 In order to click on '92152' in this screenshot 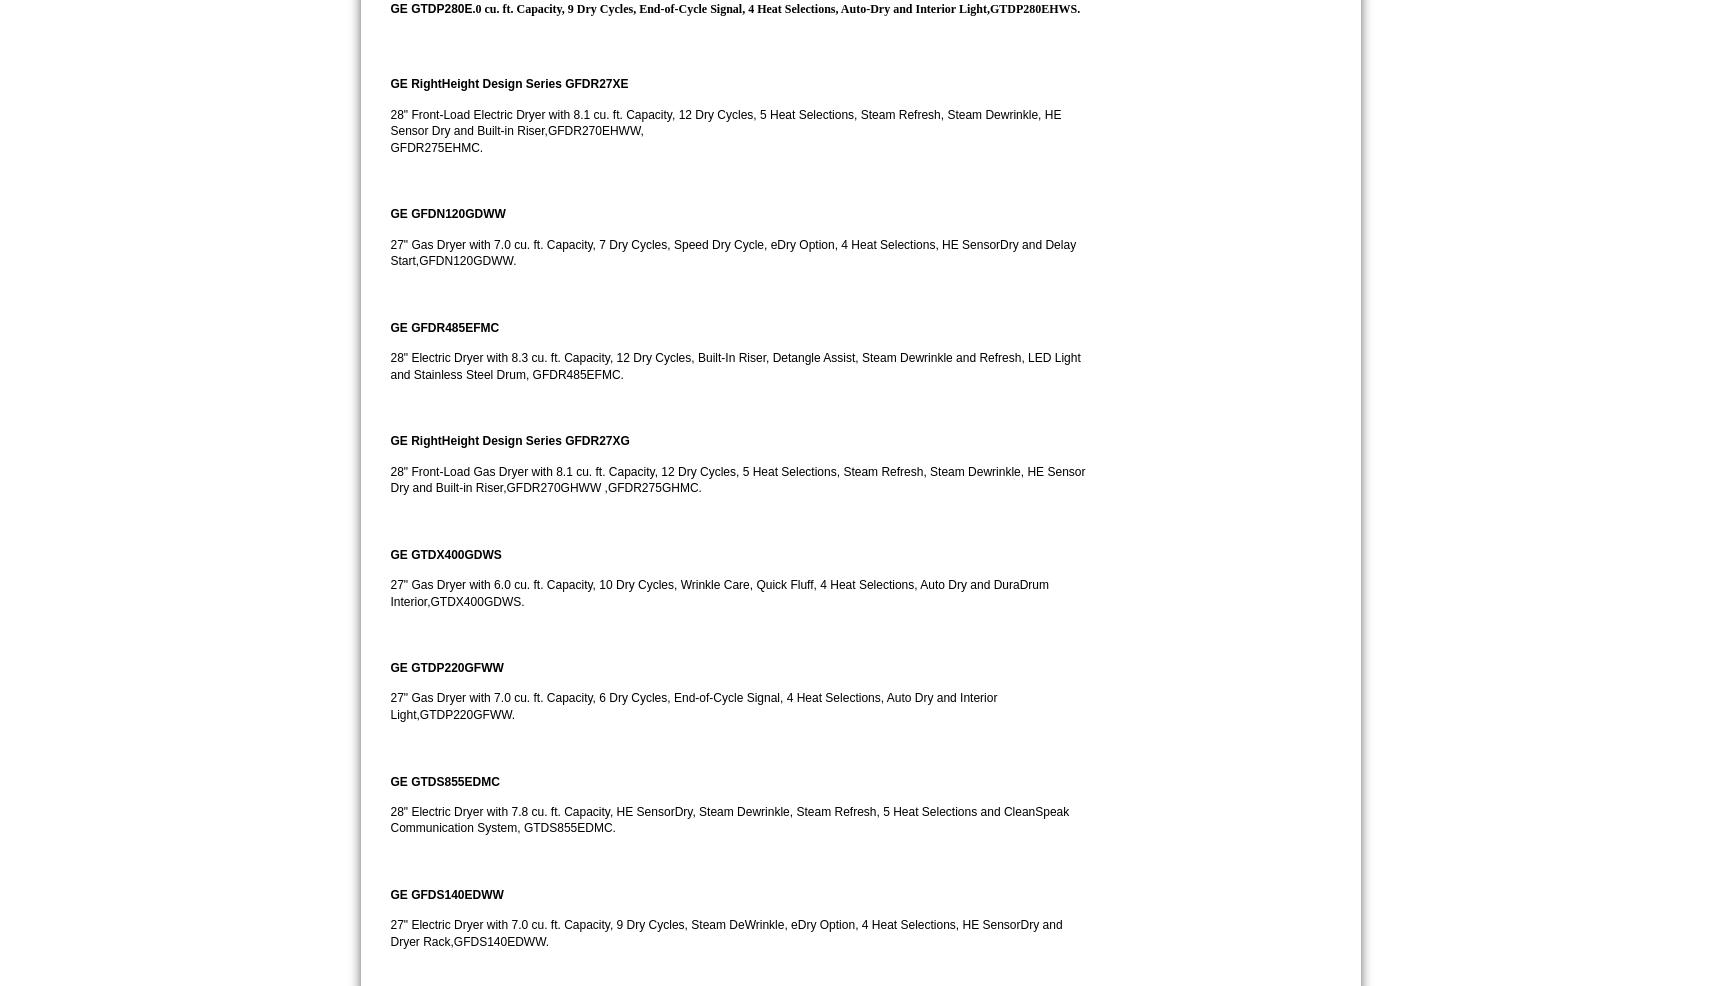, I will do `click(1264, 22)`.